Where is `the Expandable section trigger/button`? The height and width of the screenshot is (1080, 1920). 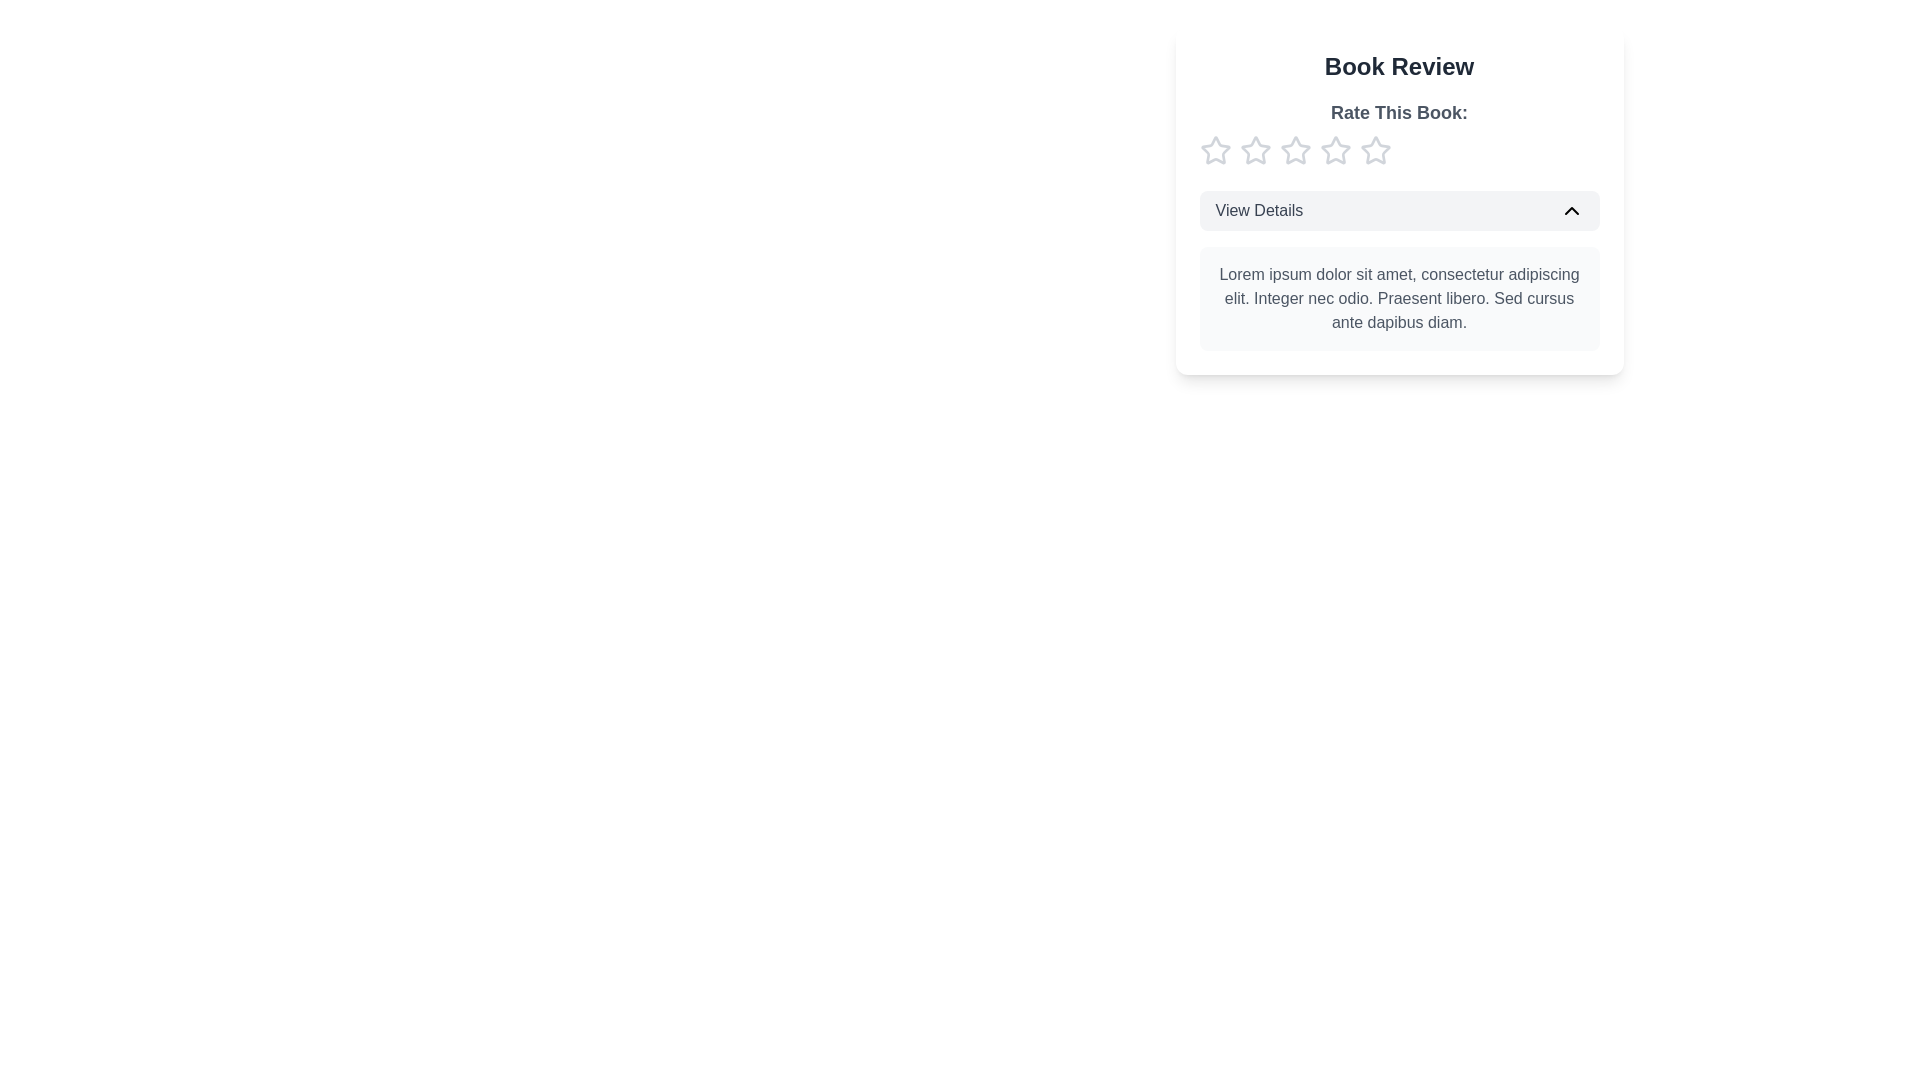
the Expandable section trigger/button is located at coordinates (1398, 211).